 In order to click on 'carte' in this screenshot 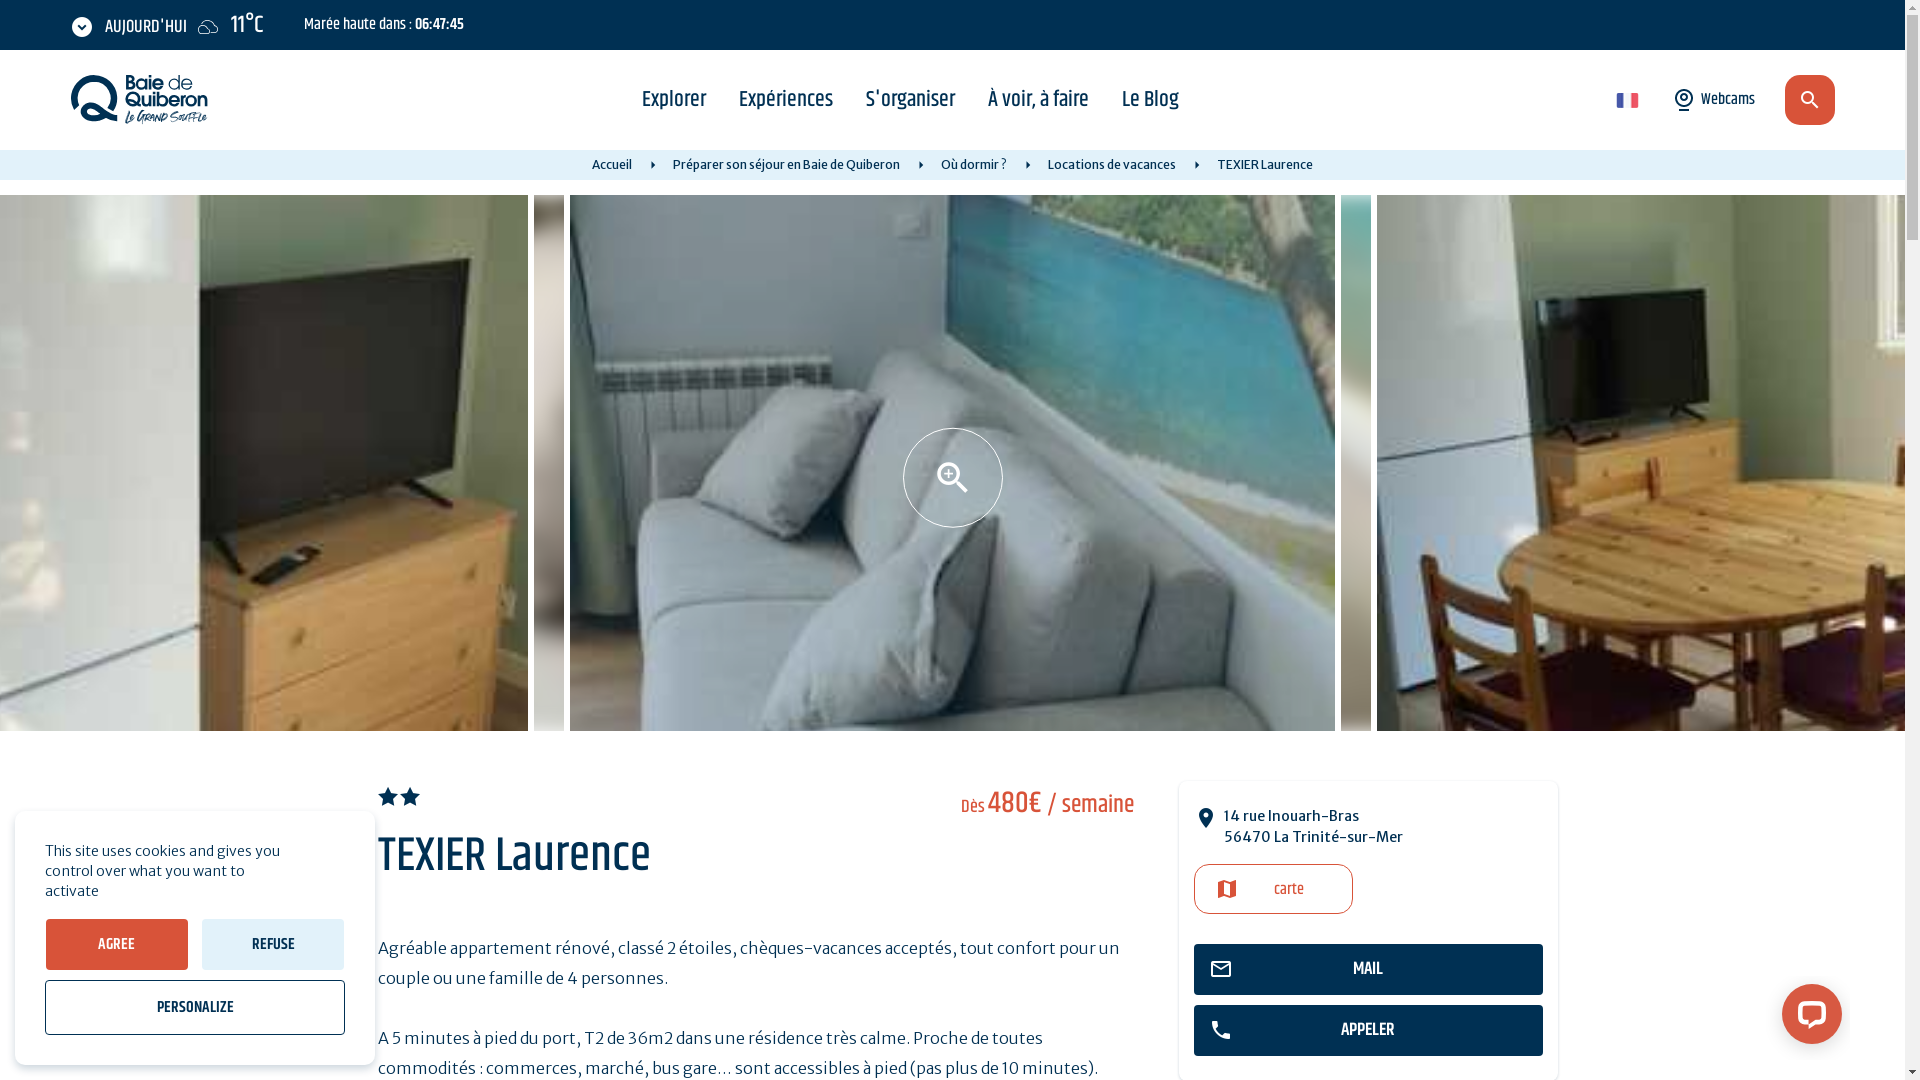, I will do `click(1272, 887)`.